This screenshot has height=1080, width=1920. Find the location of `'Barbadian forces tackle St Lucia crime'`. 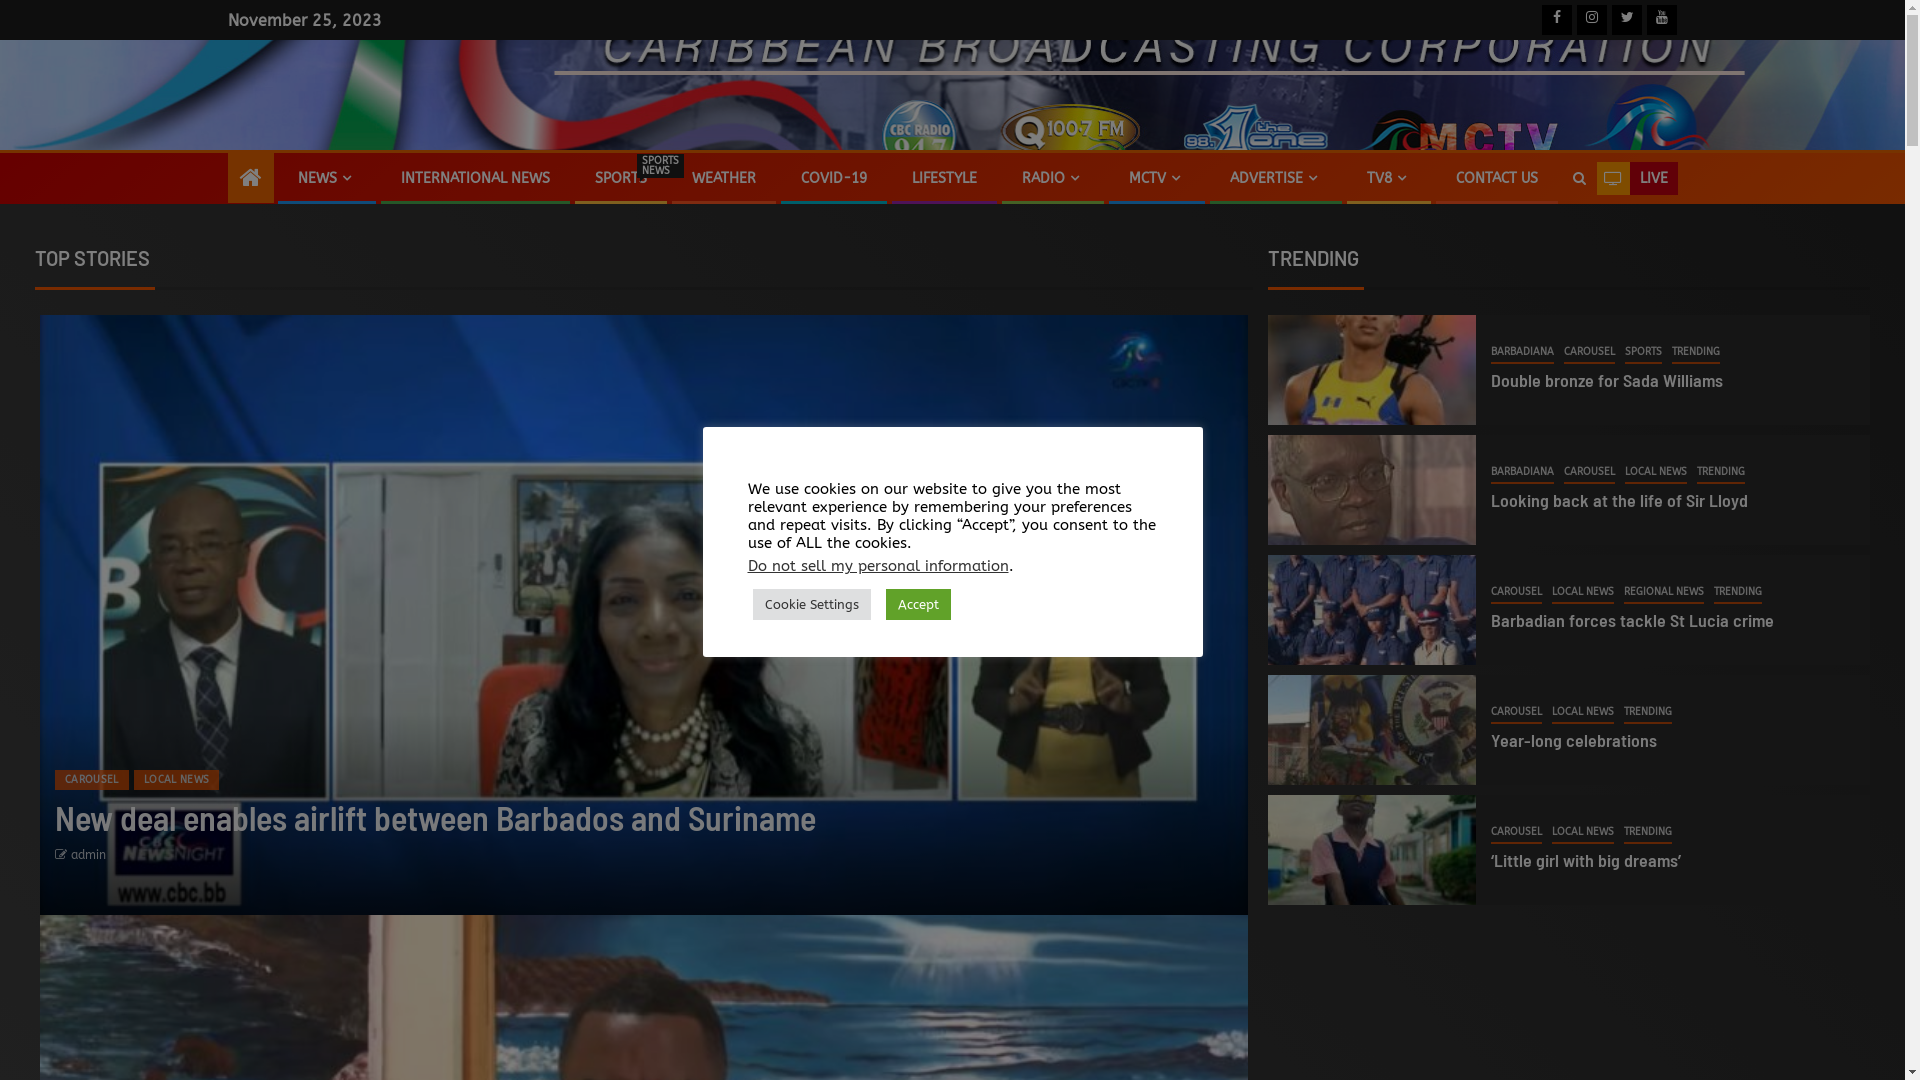

'Barbadian forces tackle St Lucia crime' is located at coordinates (1632, 619).